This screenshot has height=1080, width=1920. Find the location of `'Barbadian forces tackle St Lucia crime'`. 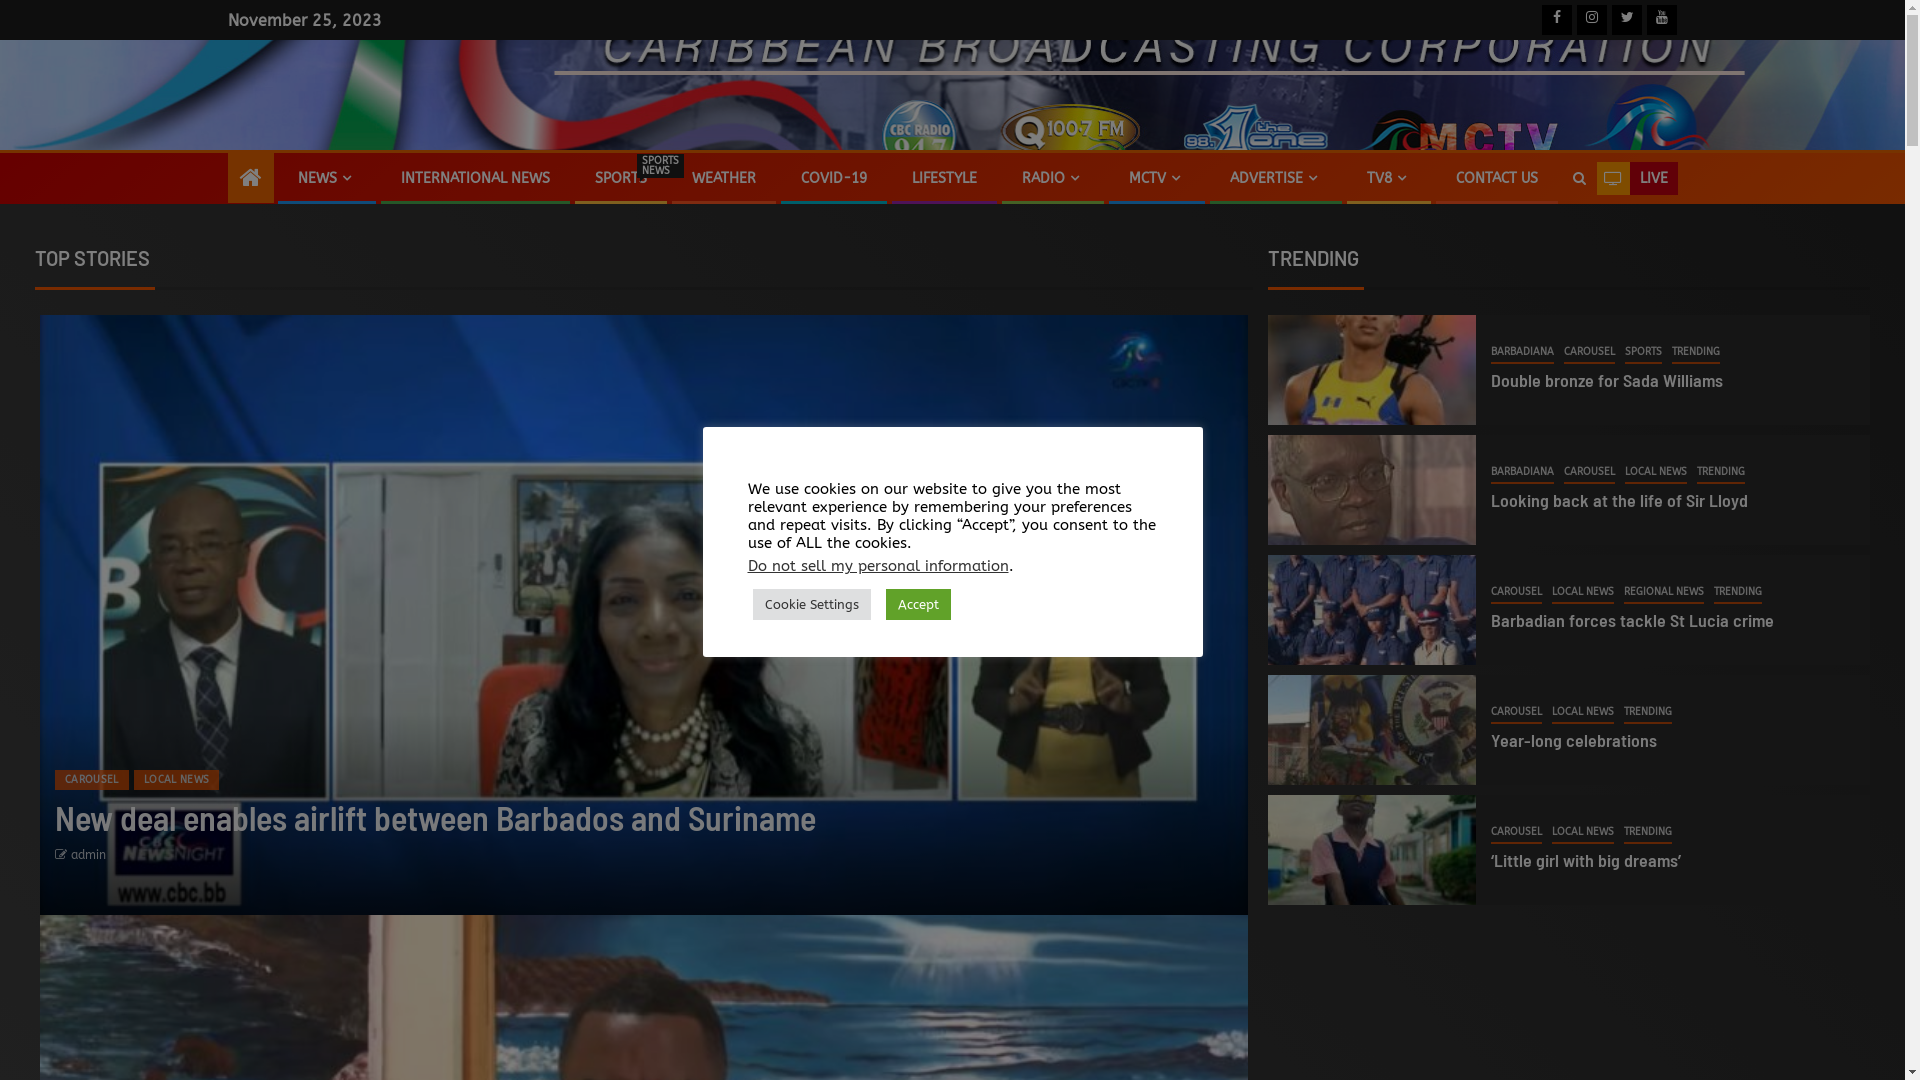

'Barbadian forces tackle St Lucia crime' is located at coordinates (1632, 619).